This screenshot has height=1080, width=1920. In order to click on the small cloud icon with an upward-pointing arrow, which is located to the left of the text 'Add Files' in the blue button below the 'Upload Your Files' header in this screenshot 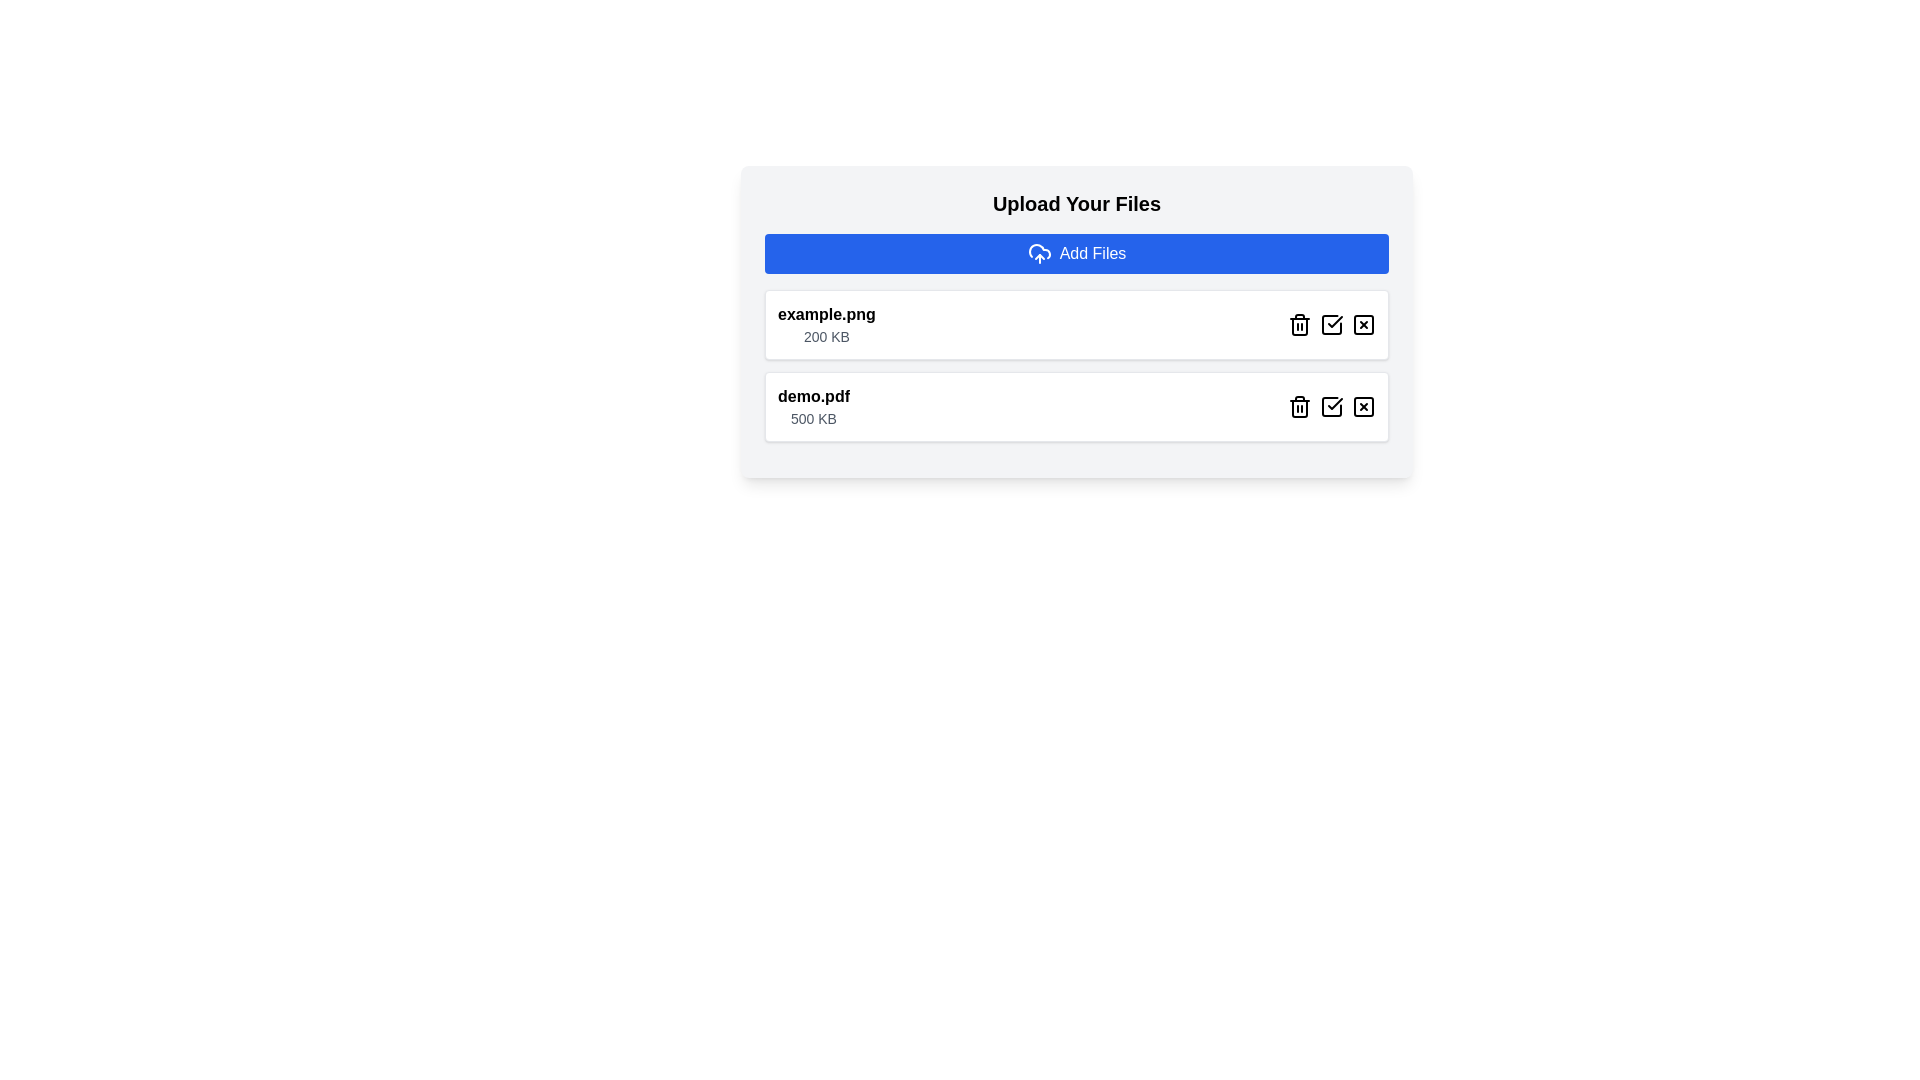, I will do `click(1039, 253)`.